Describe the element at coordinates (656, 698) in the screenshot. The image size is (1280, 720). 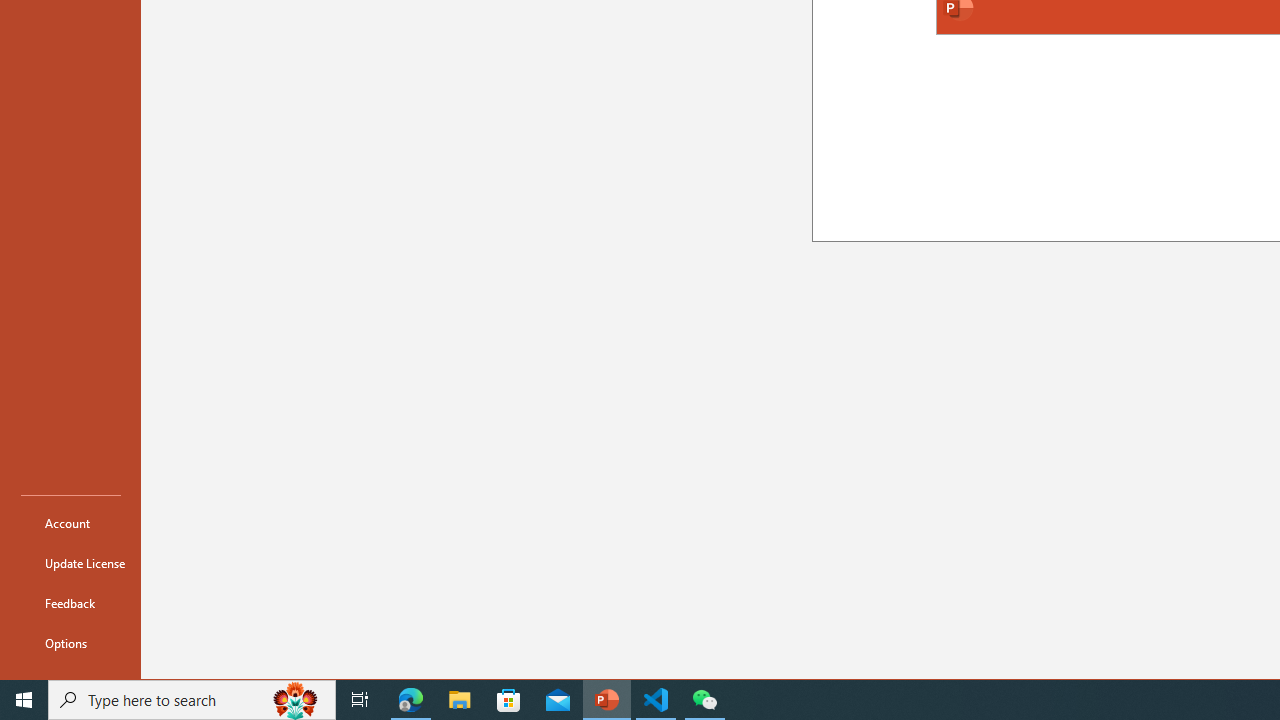
I see `'Visual Studio Code - 1 running window'` at that location.